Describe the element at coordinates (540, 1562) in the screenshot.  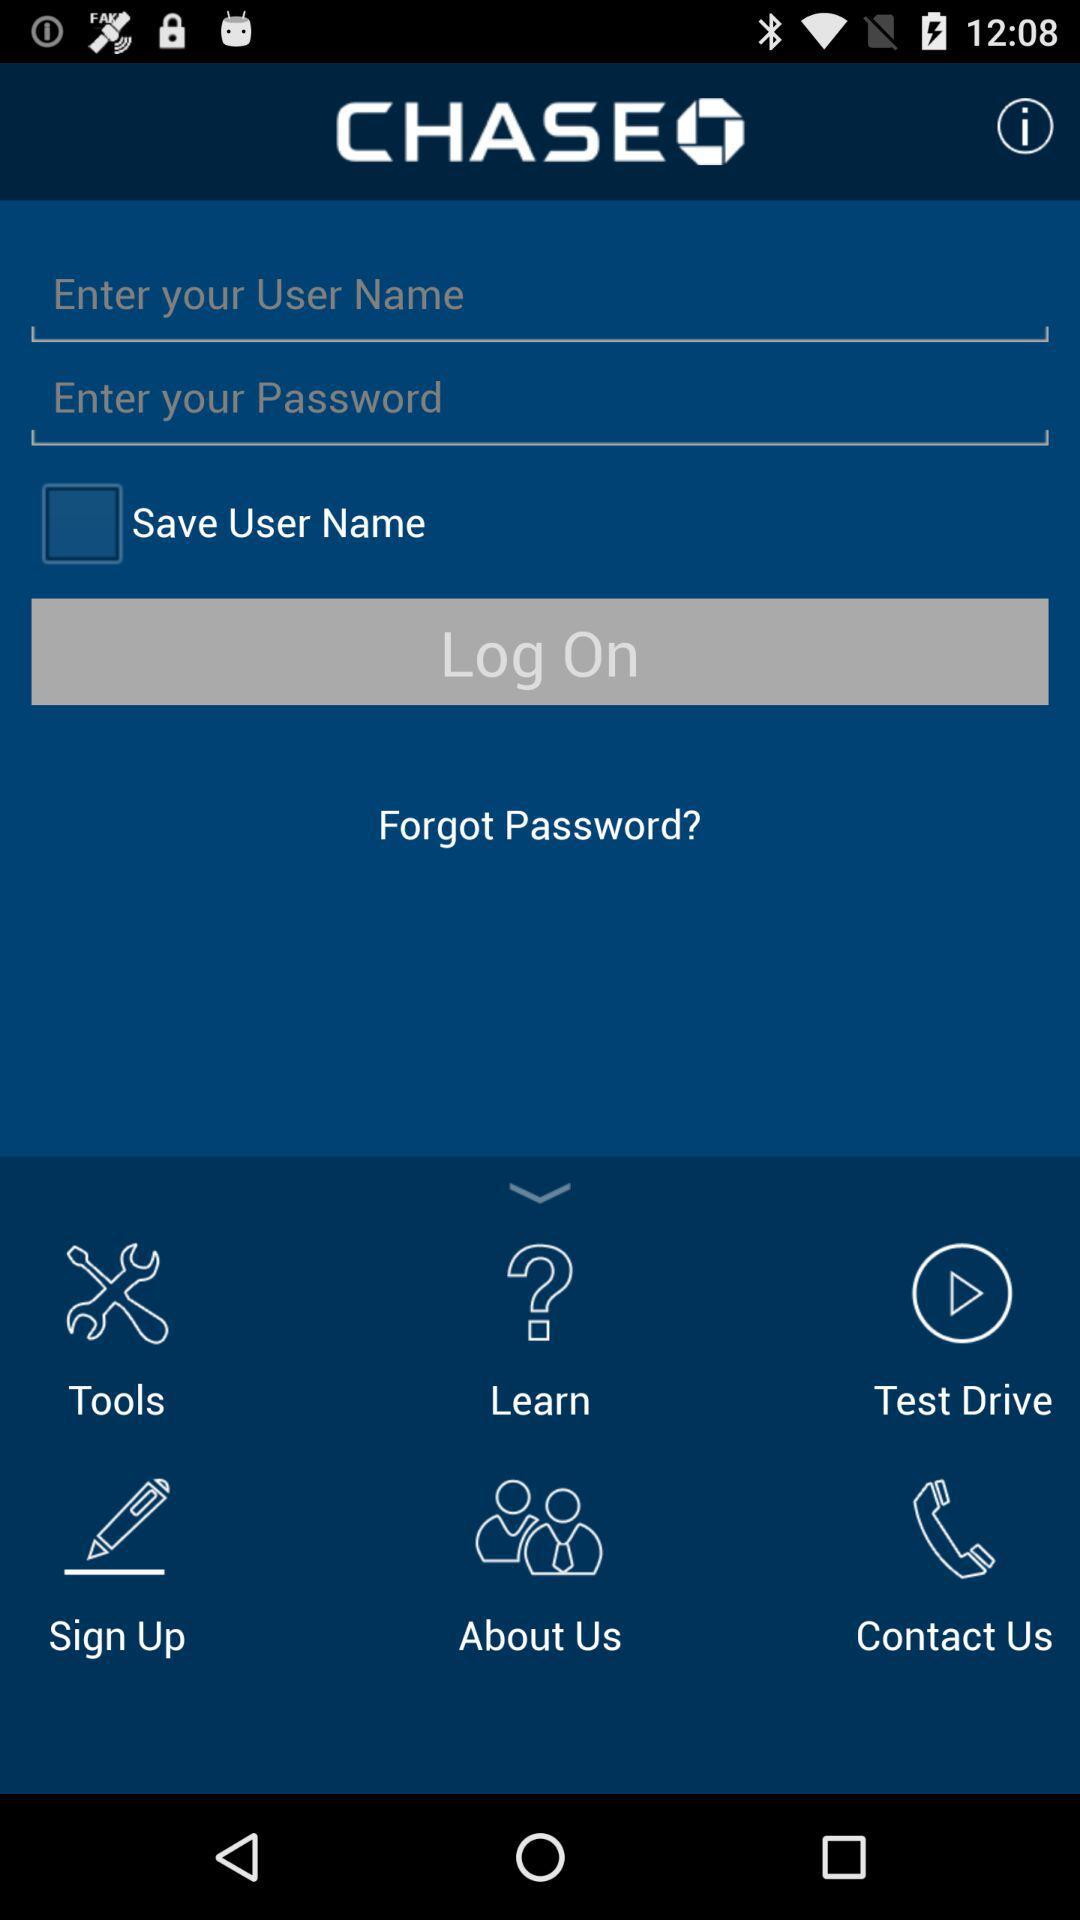
I see `icon below learn icon` at that location.